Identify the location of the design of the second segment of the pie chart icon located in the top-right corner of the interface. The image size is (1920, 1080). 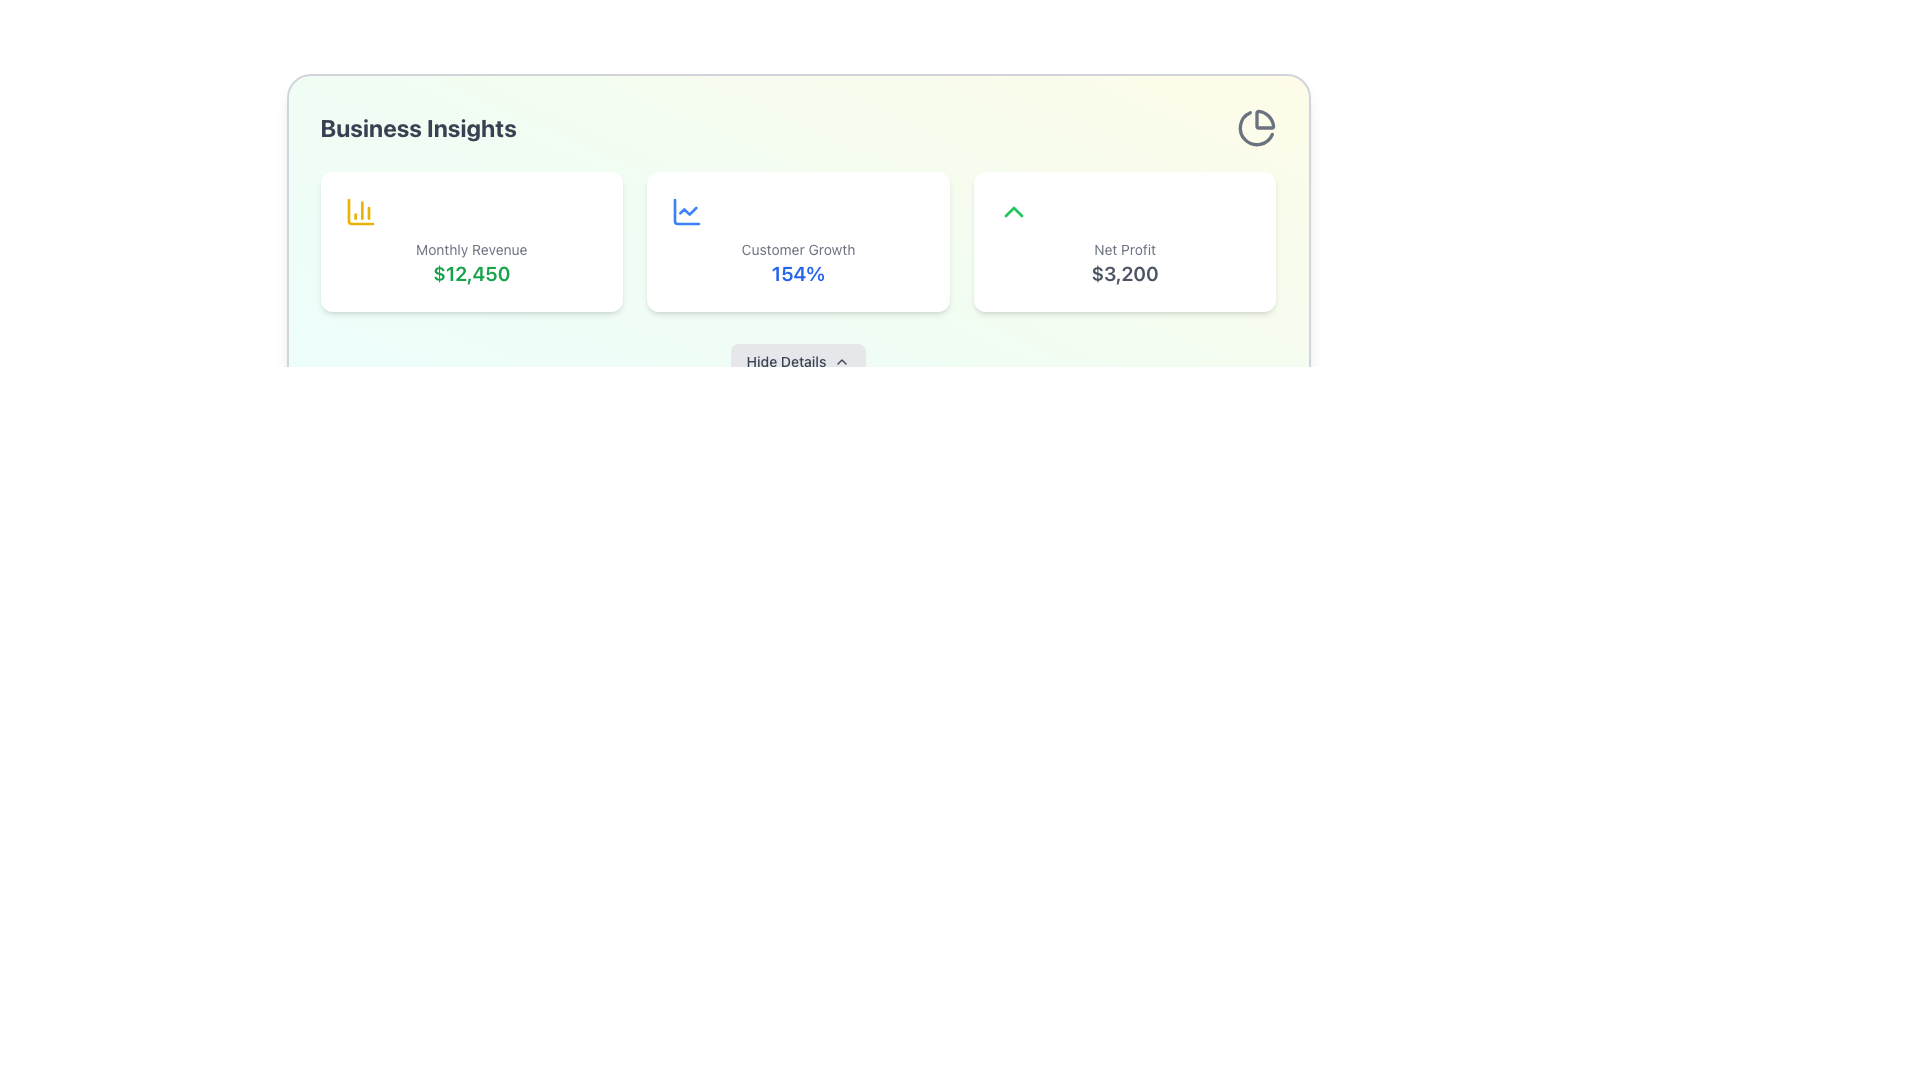
(1254, 128).